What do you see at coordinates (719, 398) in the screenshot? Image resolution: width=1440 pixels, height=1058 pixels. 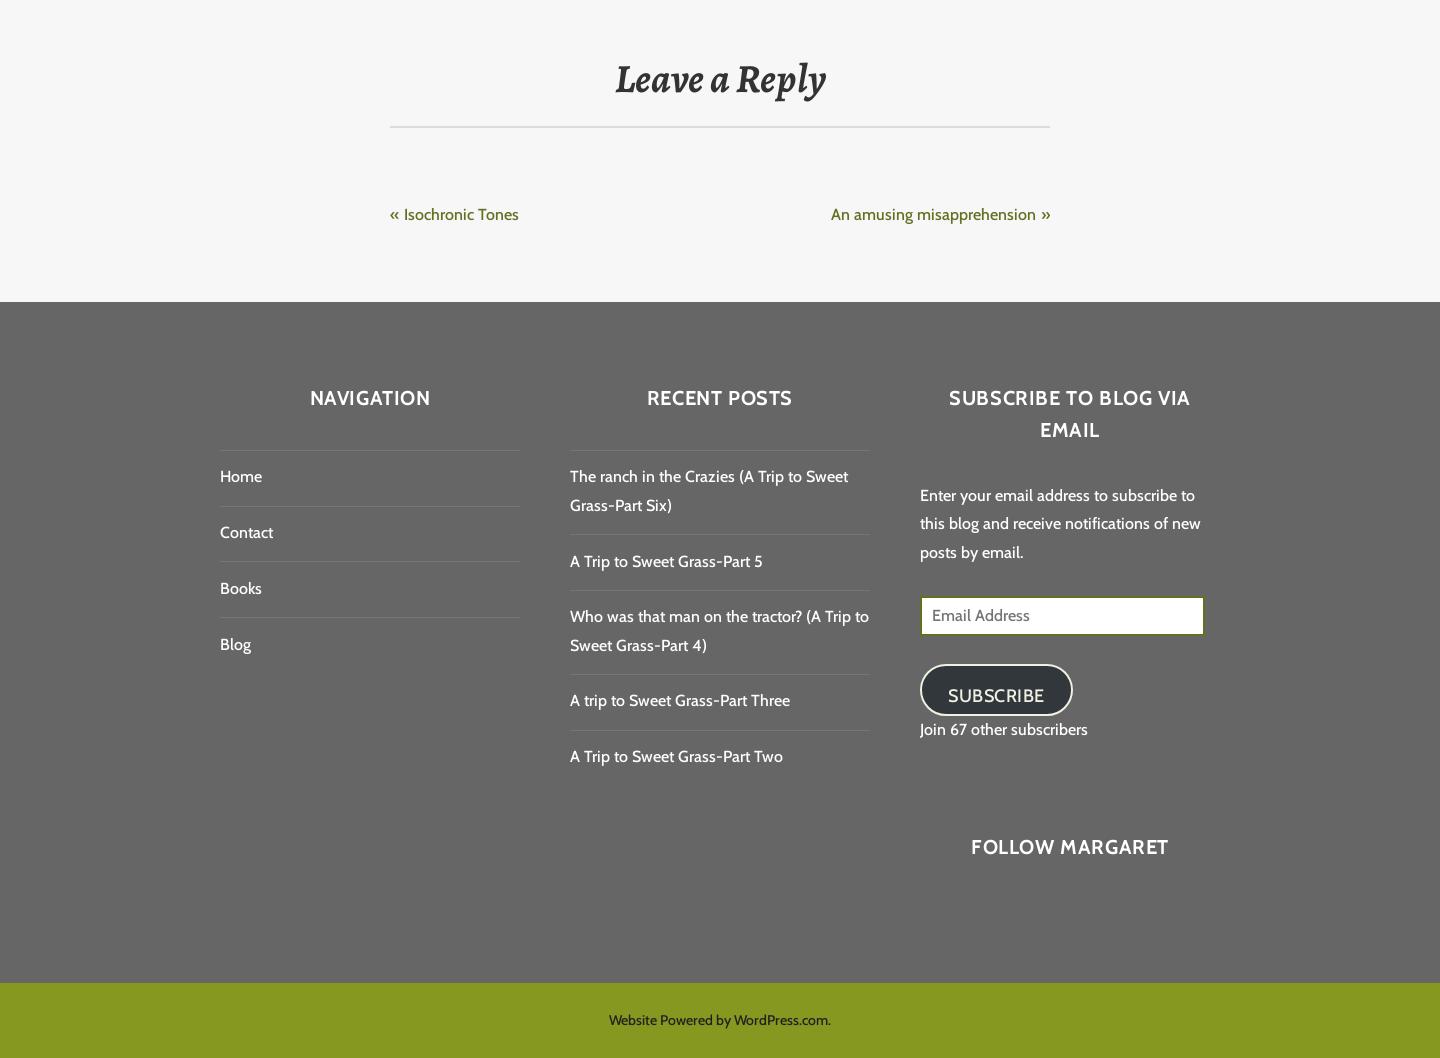 I see `'Recent Posts'` at bounding box center [719, 398].